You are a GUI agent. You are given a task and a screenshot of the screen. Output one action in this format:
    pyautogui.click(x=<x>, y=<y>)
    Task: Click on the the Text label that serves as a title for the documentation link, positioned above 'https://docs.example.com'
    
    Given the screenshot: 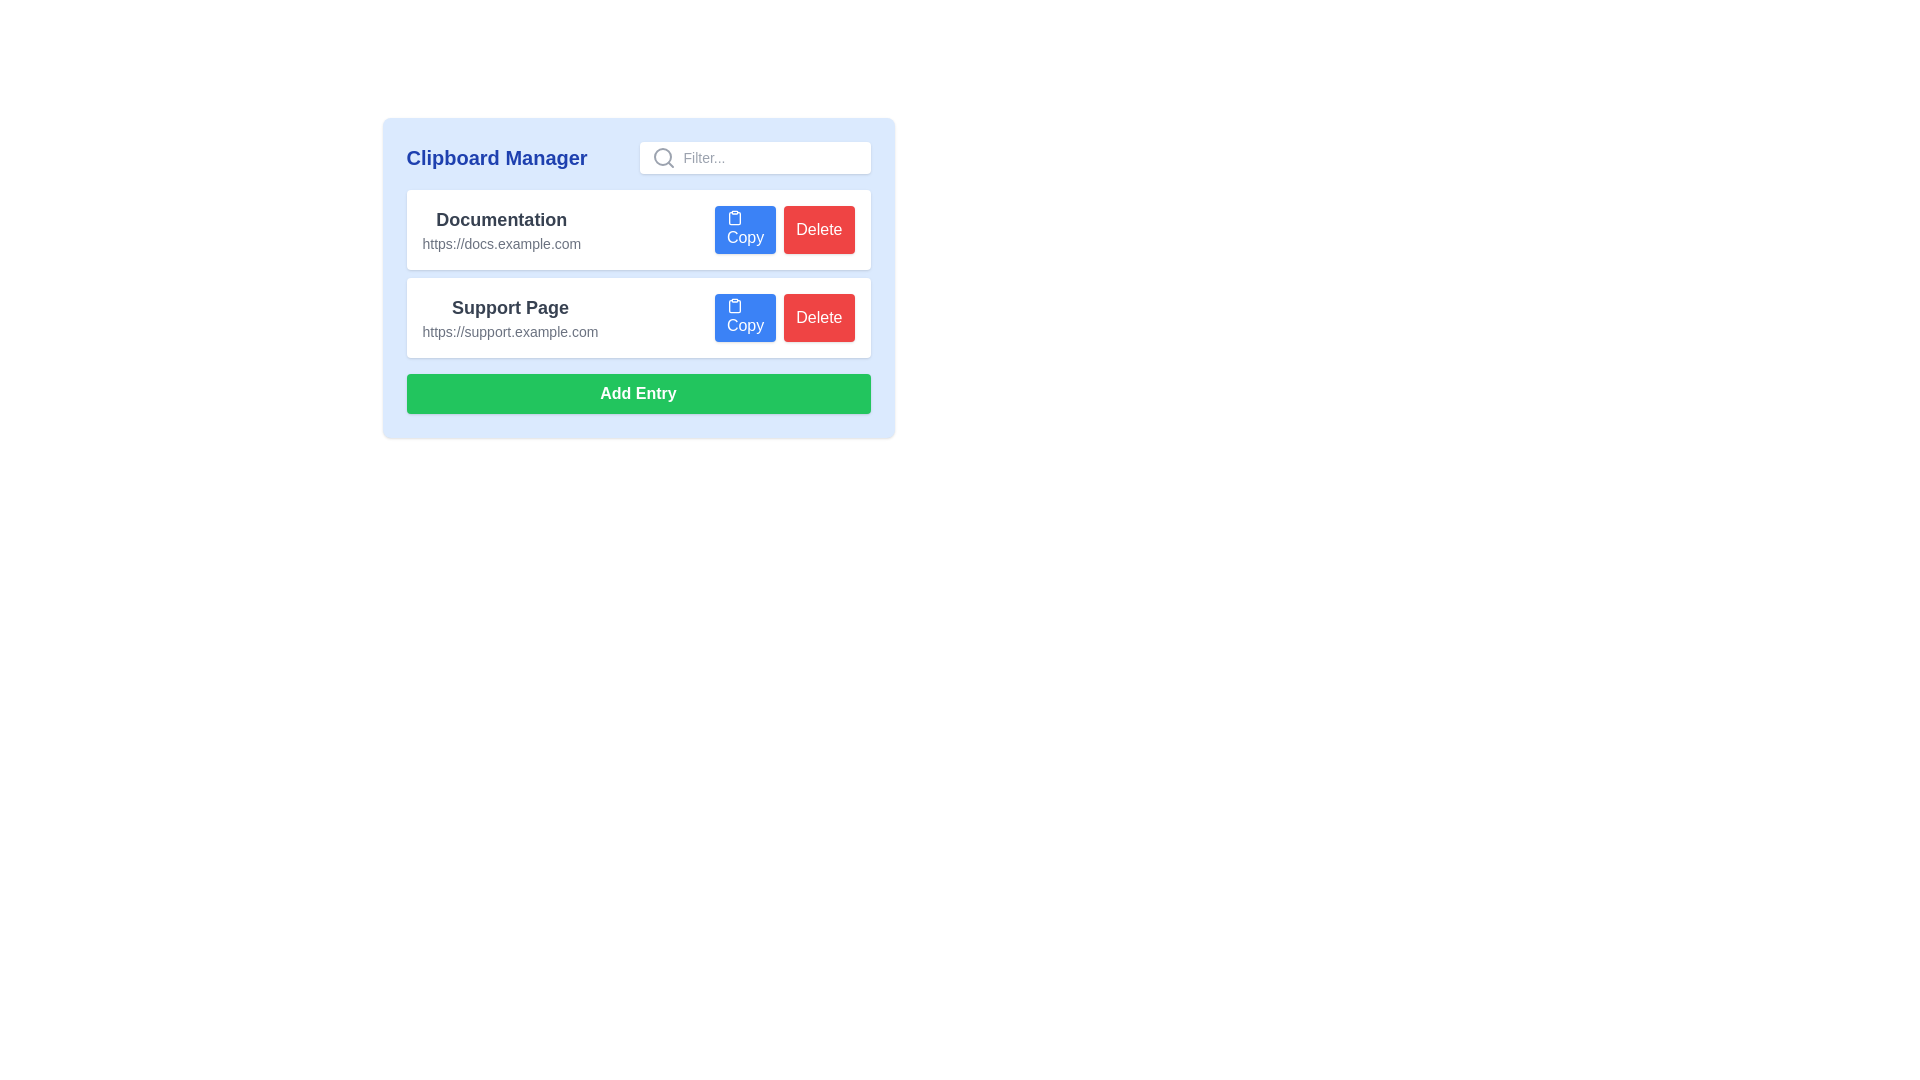 What is the action you would take?
    pyautogui.click(x=501, y=219)
    